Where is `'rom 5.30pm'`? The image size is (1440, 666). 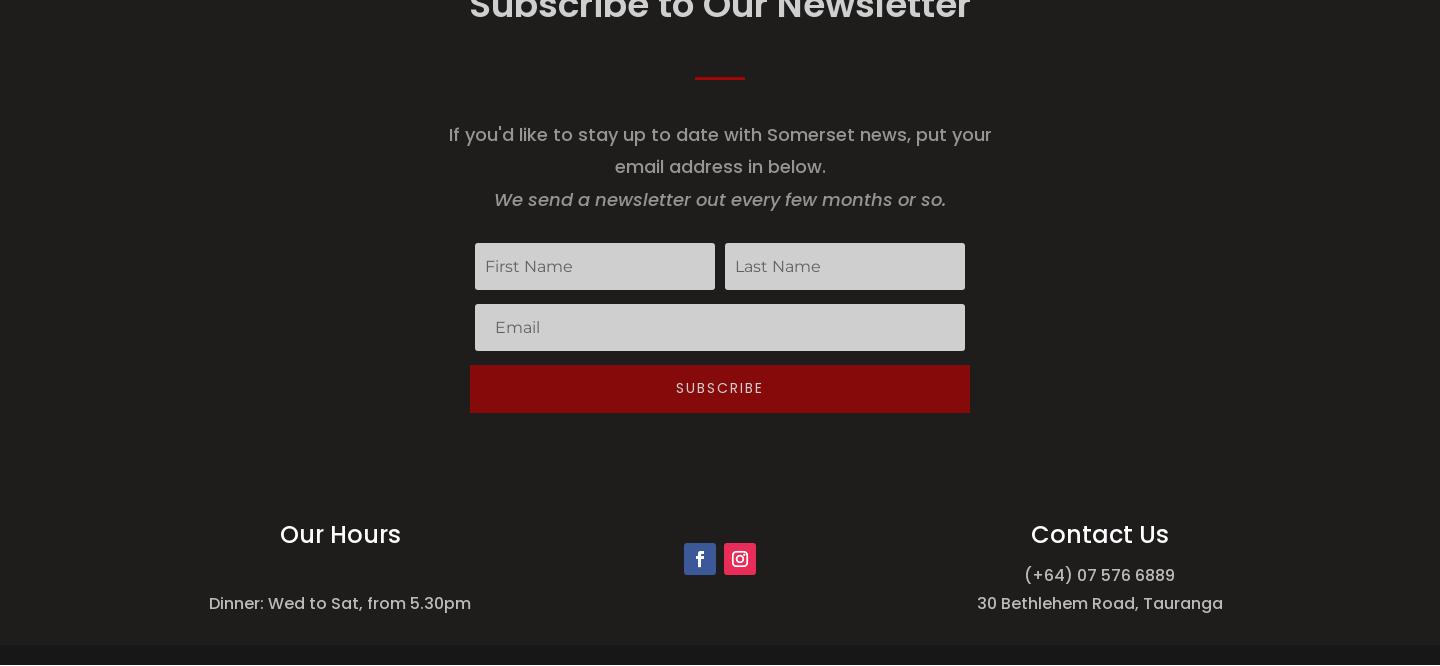 'rom 5.30pm' is located at coordinates (422, 603).